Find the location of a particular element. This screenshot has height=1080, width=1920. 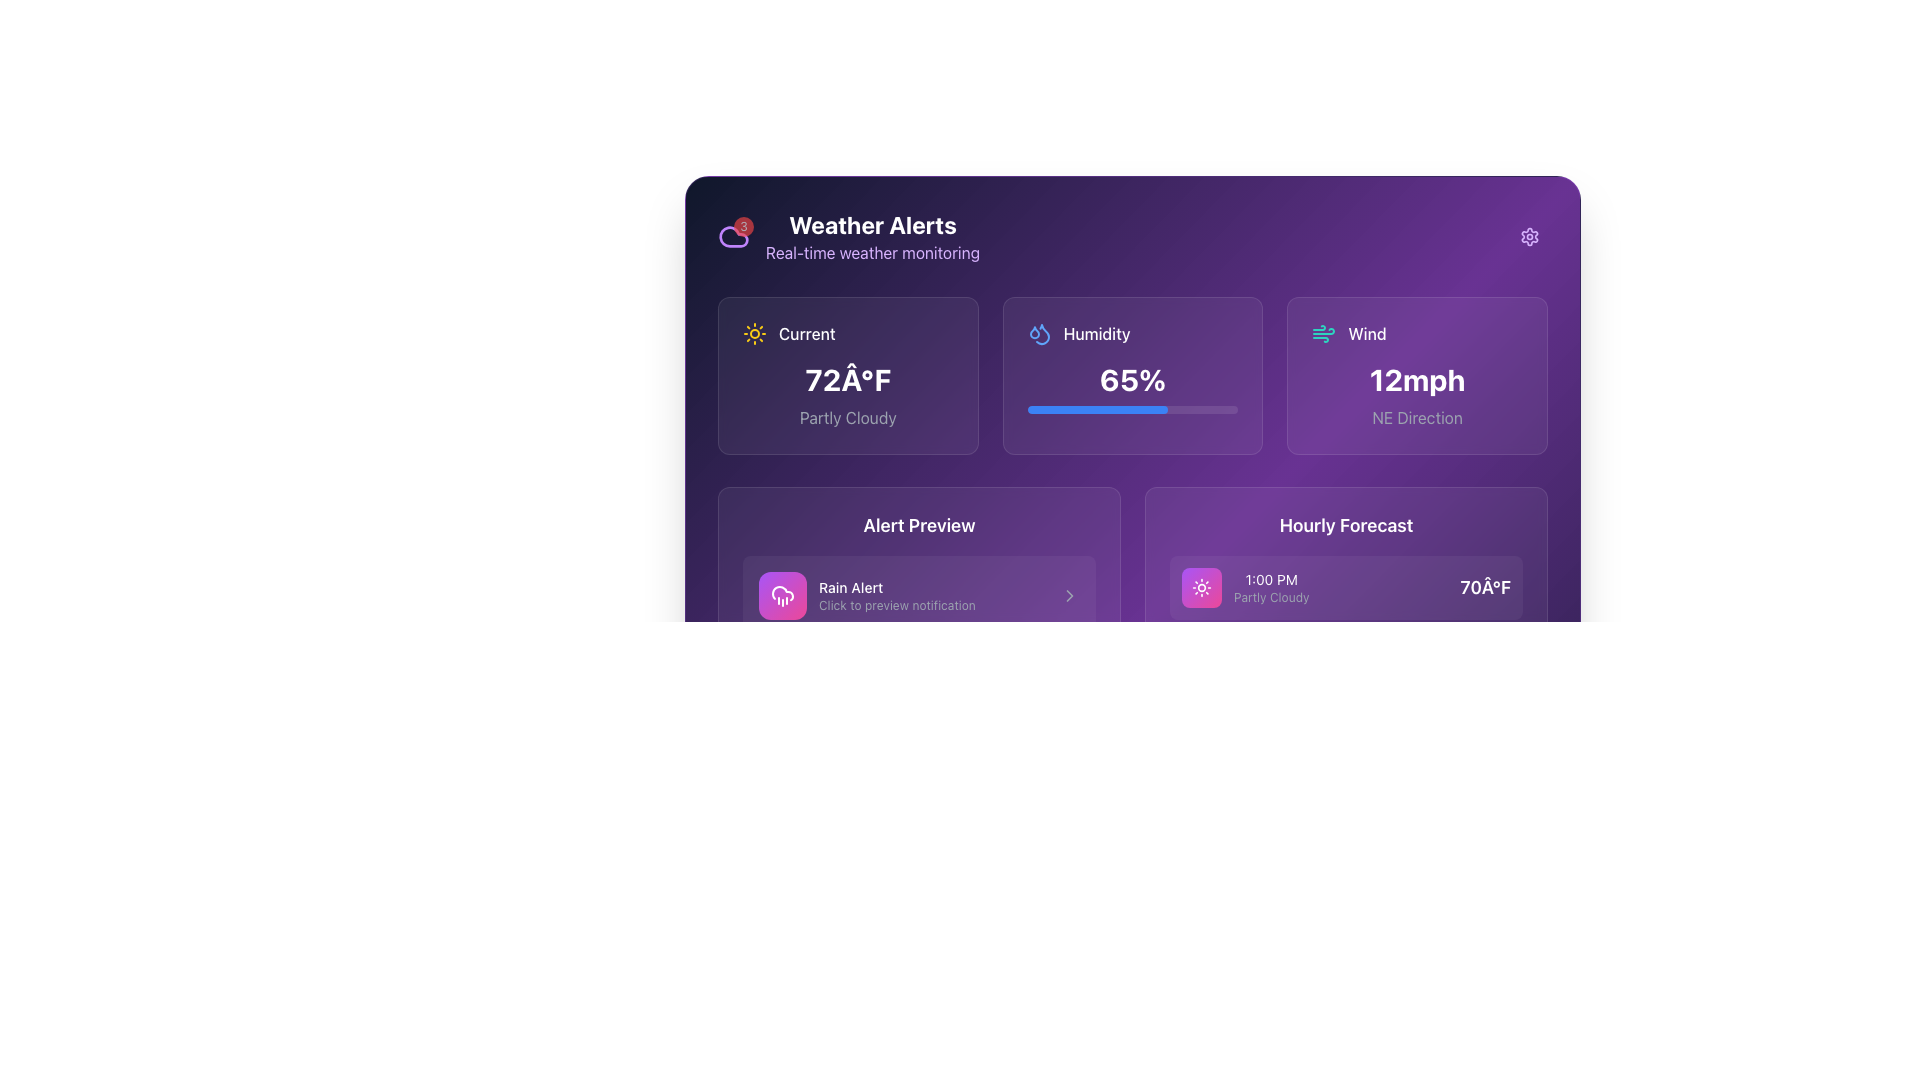

the text label reading 'Click is located at coordinates (932, 604).